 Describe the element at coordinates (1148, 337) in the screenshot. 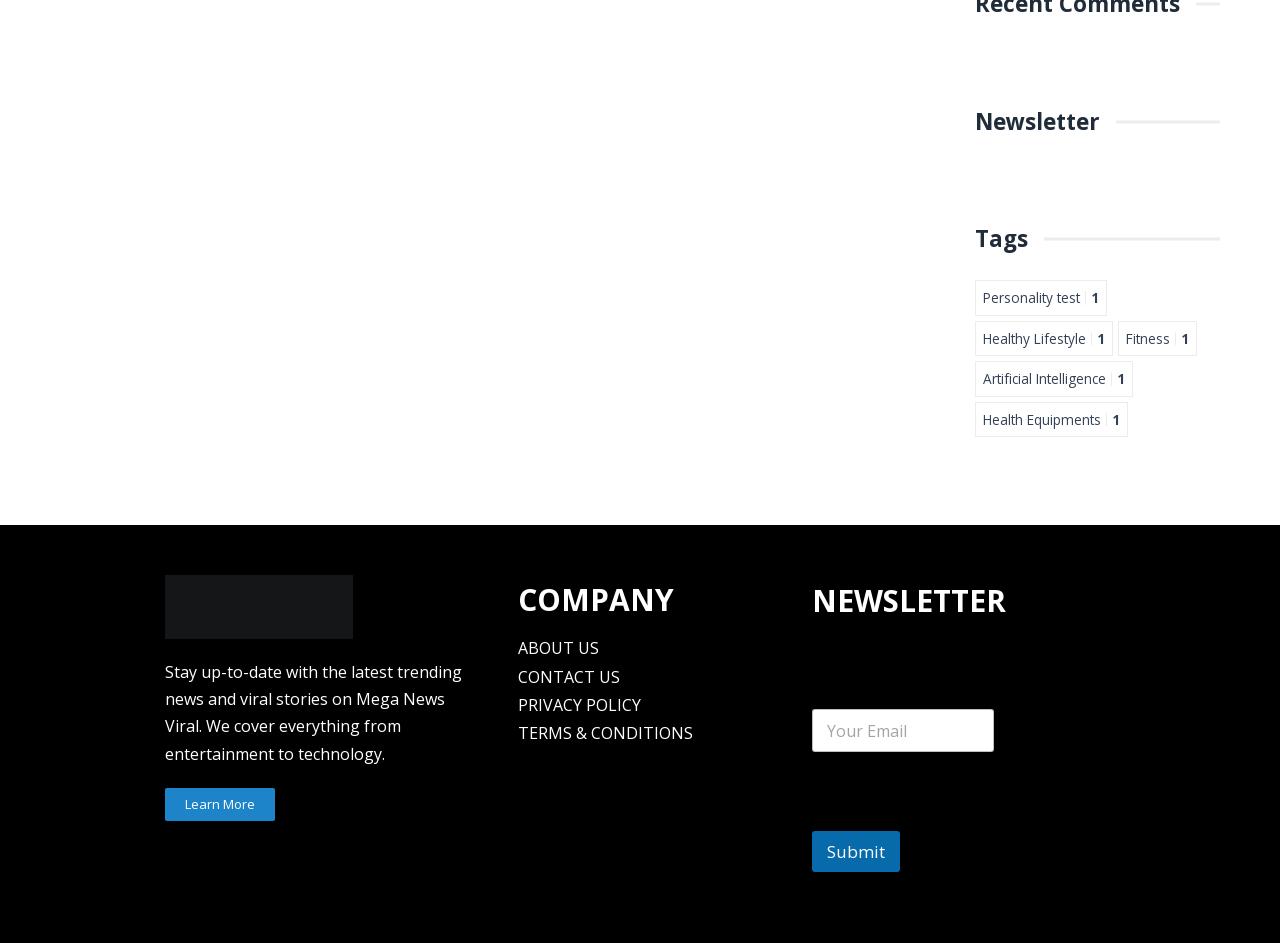

I see `'Fitness'` at that location.